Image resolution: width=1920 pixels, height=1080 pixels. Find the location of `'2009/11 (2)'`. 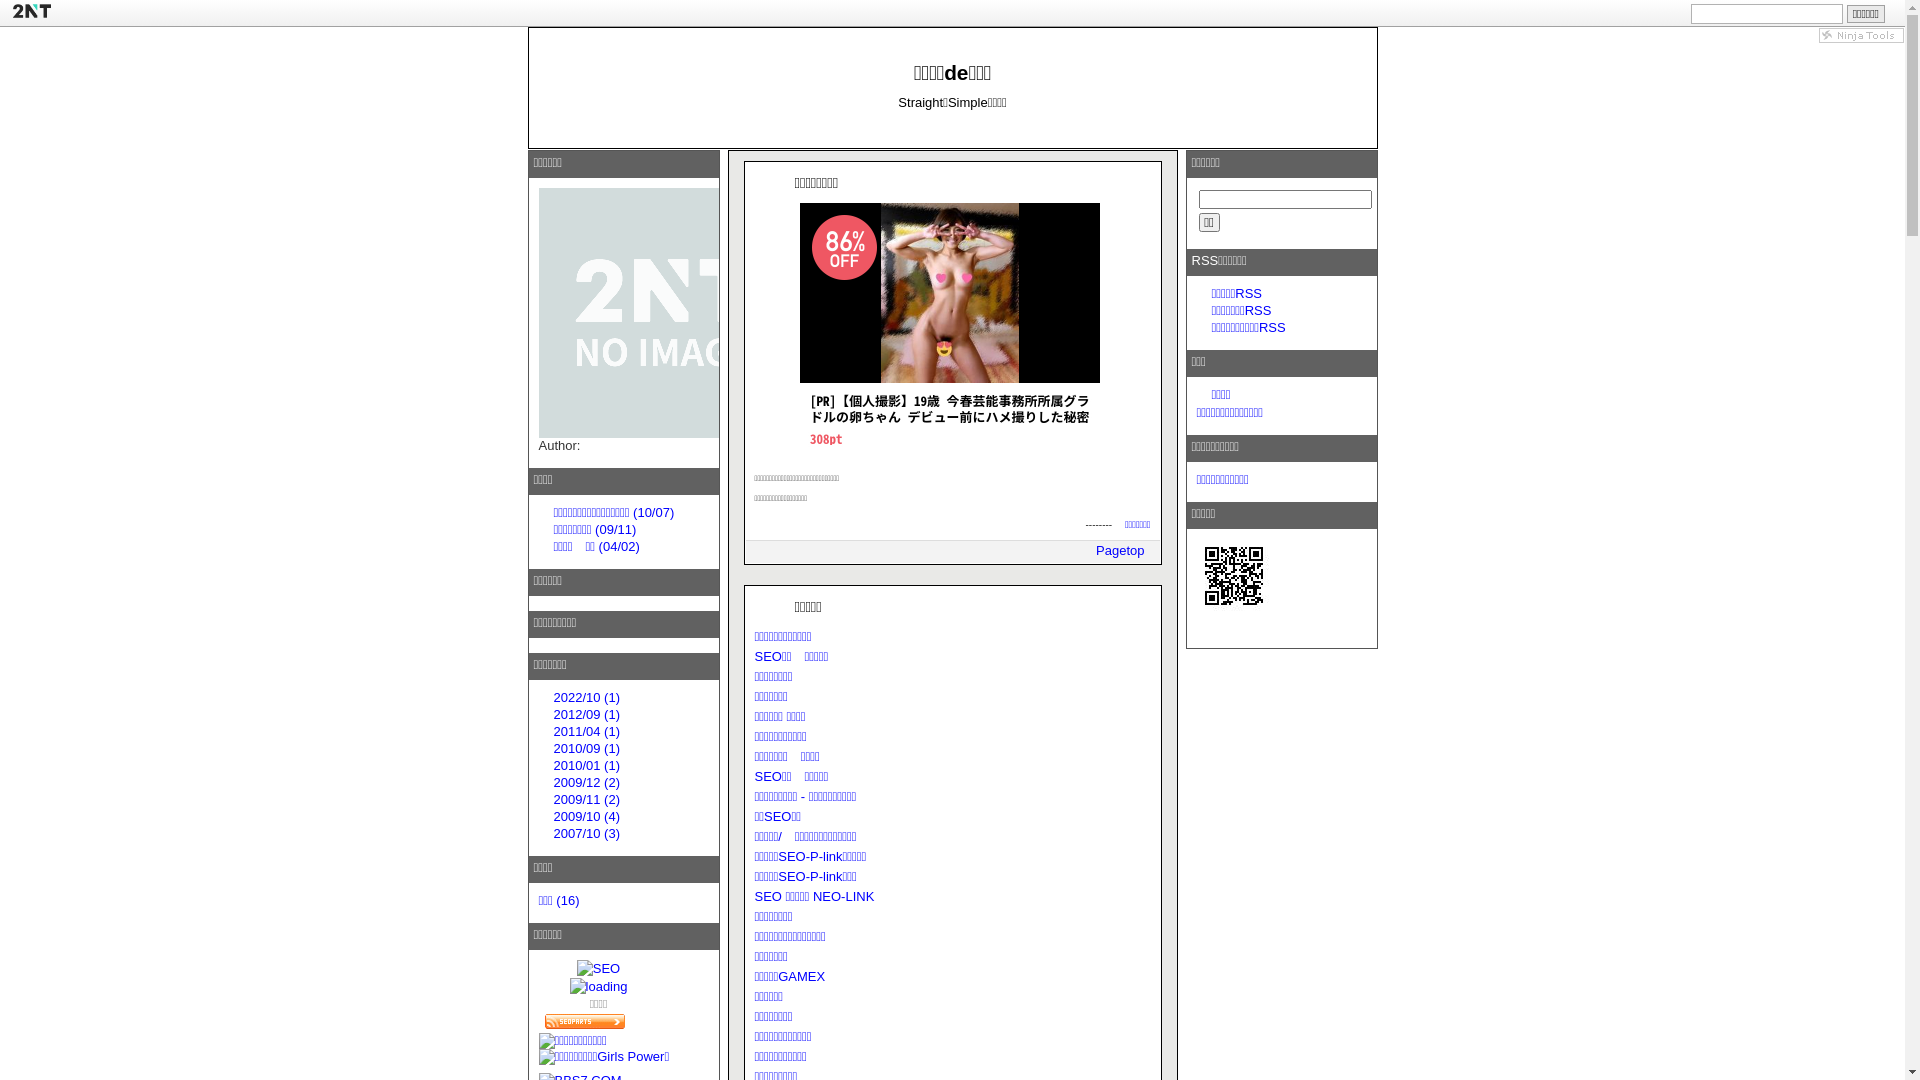

'2009/11 (2)' is located at coordinates (553, 798).